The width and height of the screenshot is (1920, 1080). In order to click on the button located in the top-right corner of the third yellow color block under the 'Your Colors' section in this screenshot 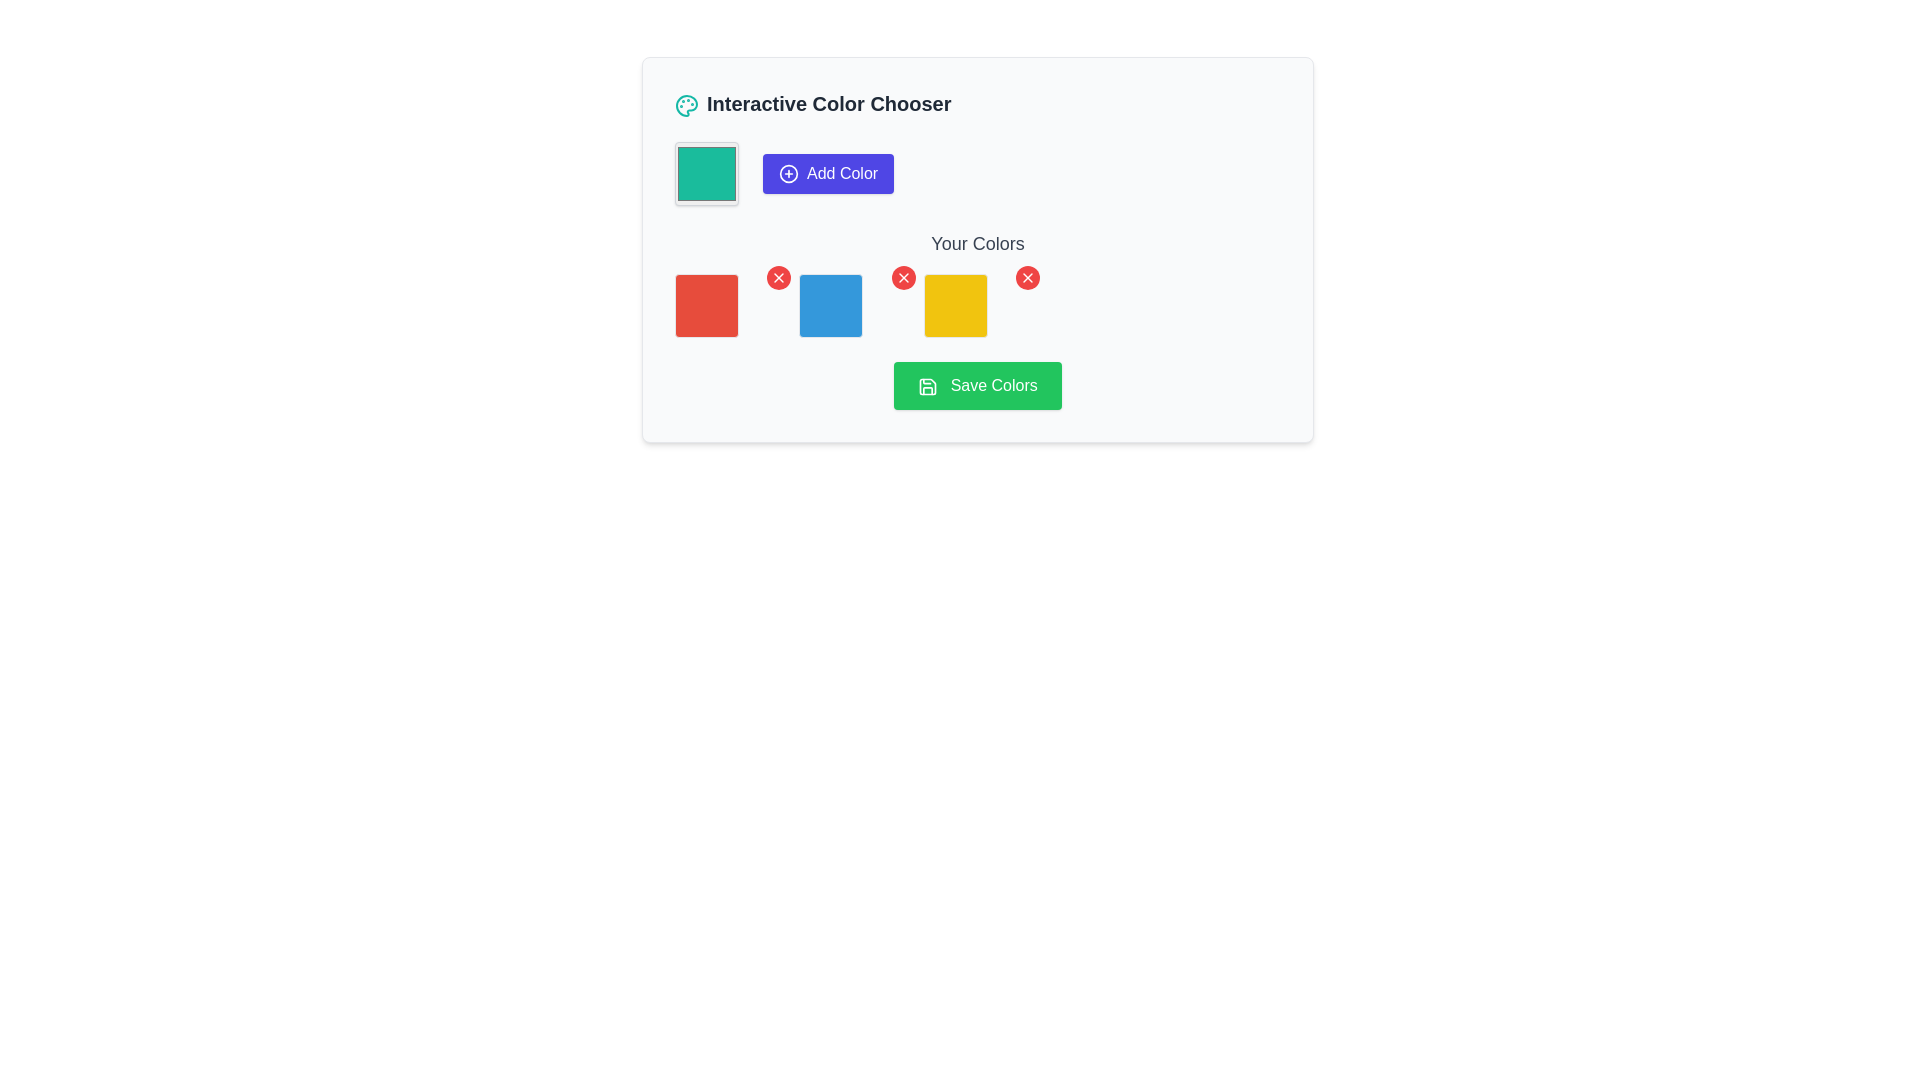, I will do `click(1028, 277)`.